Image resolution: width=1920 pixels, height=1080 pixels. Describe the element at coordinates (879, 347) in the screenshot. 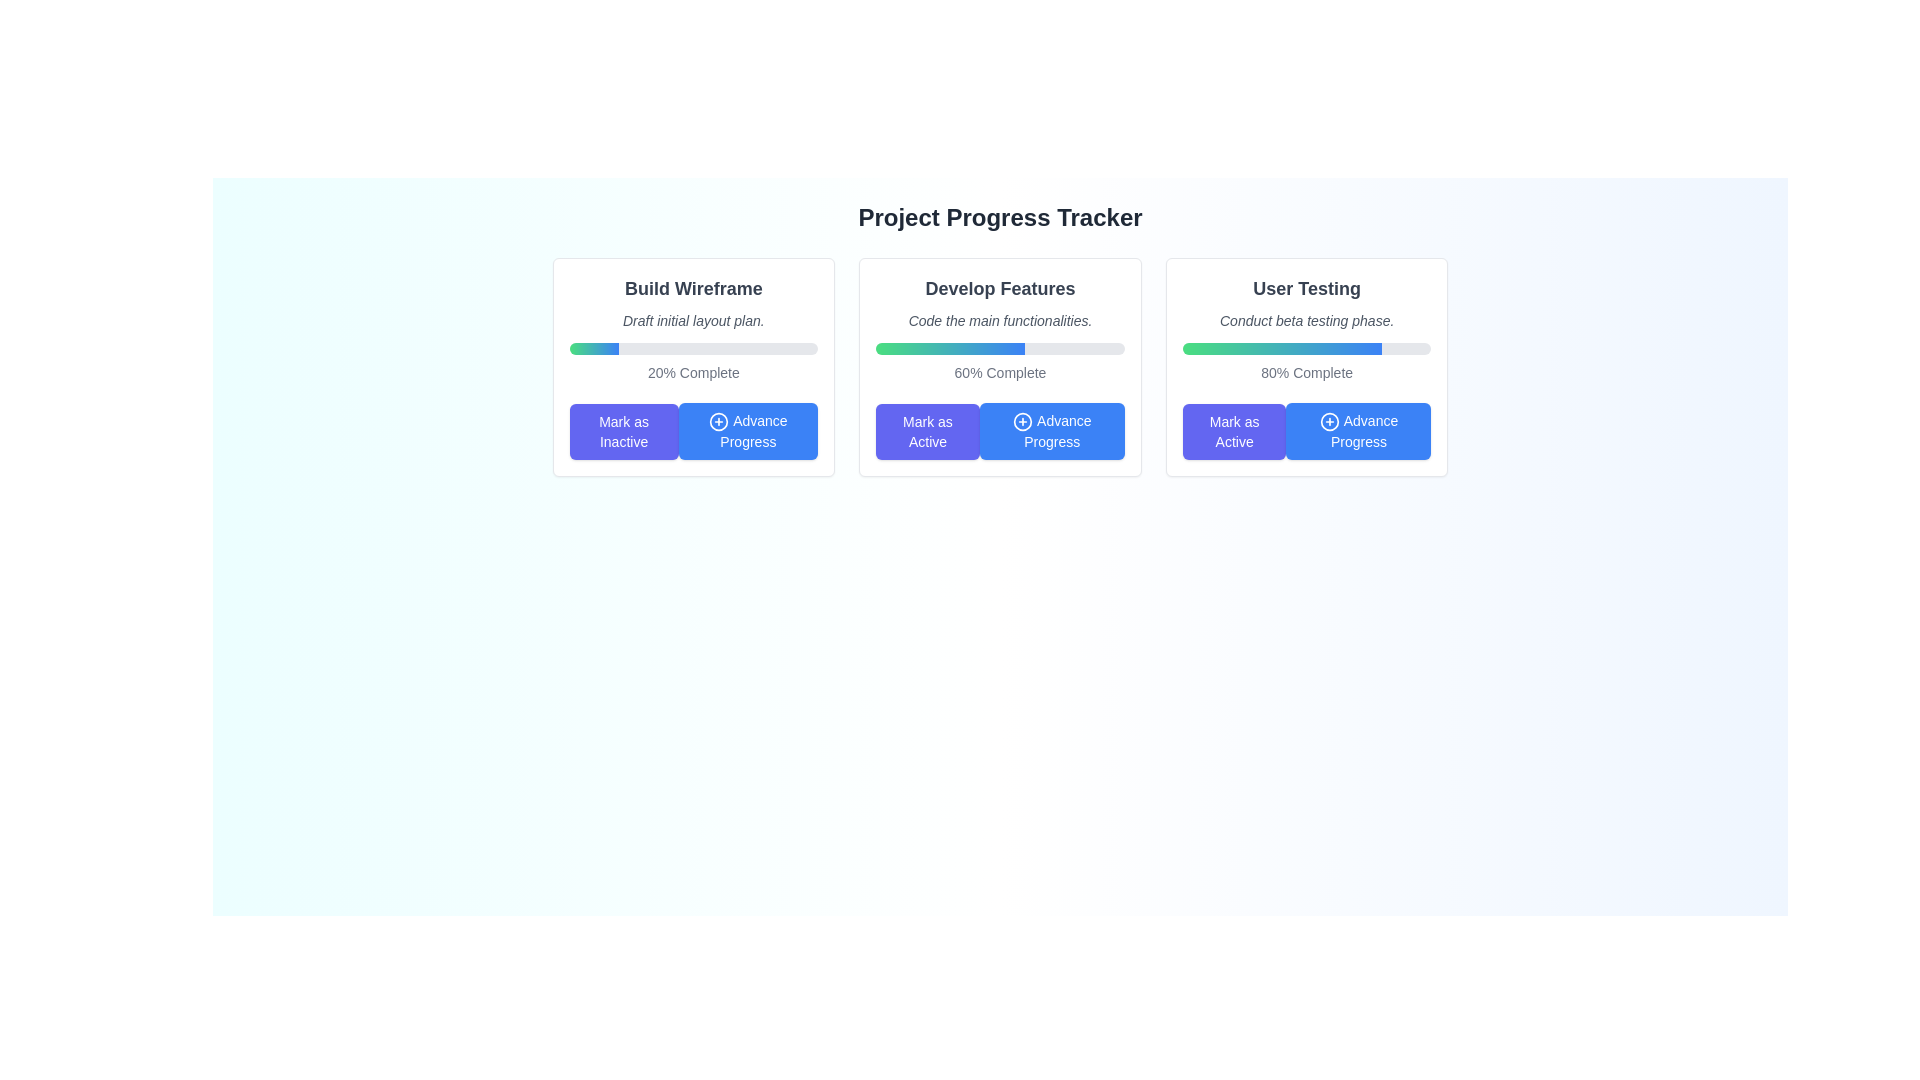

I see `the progress indicator` at that location.